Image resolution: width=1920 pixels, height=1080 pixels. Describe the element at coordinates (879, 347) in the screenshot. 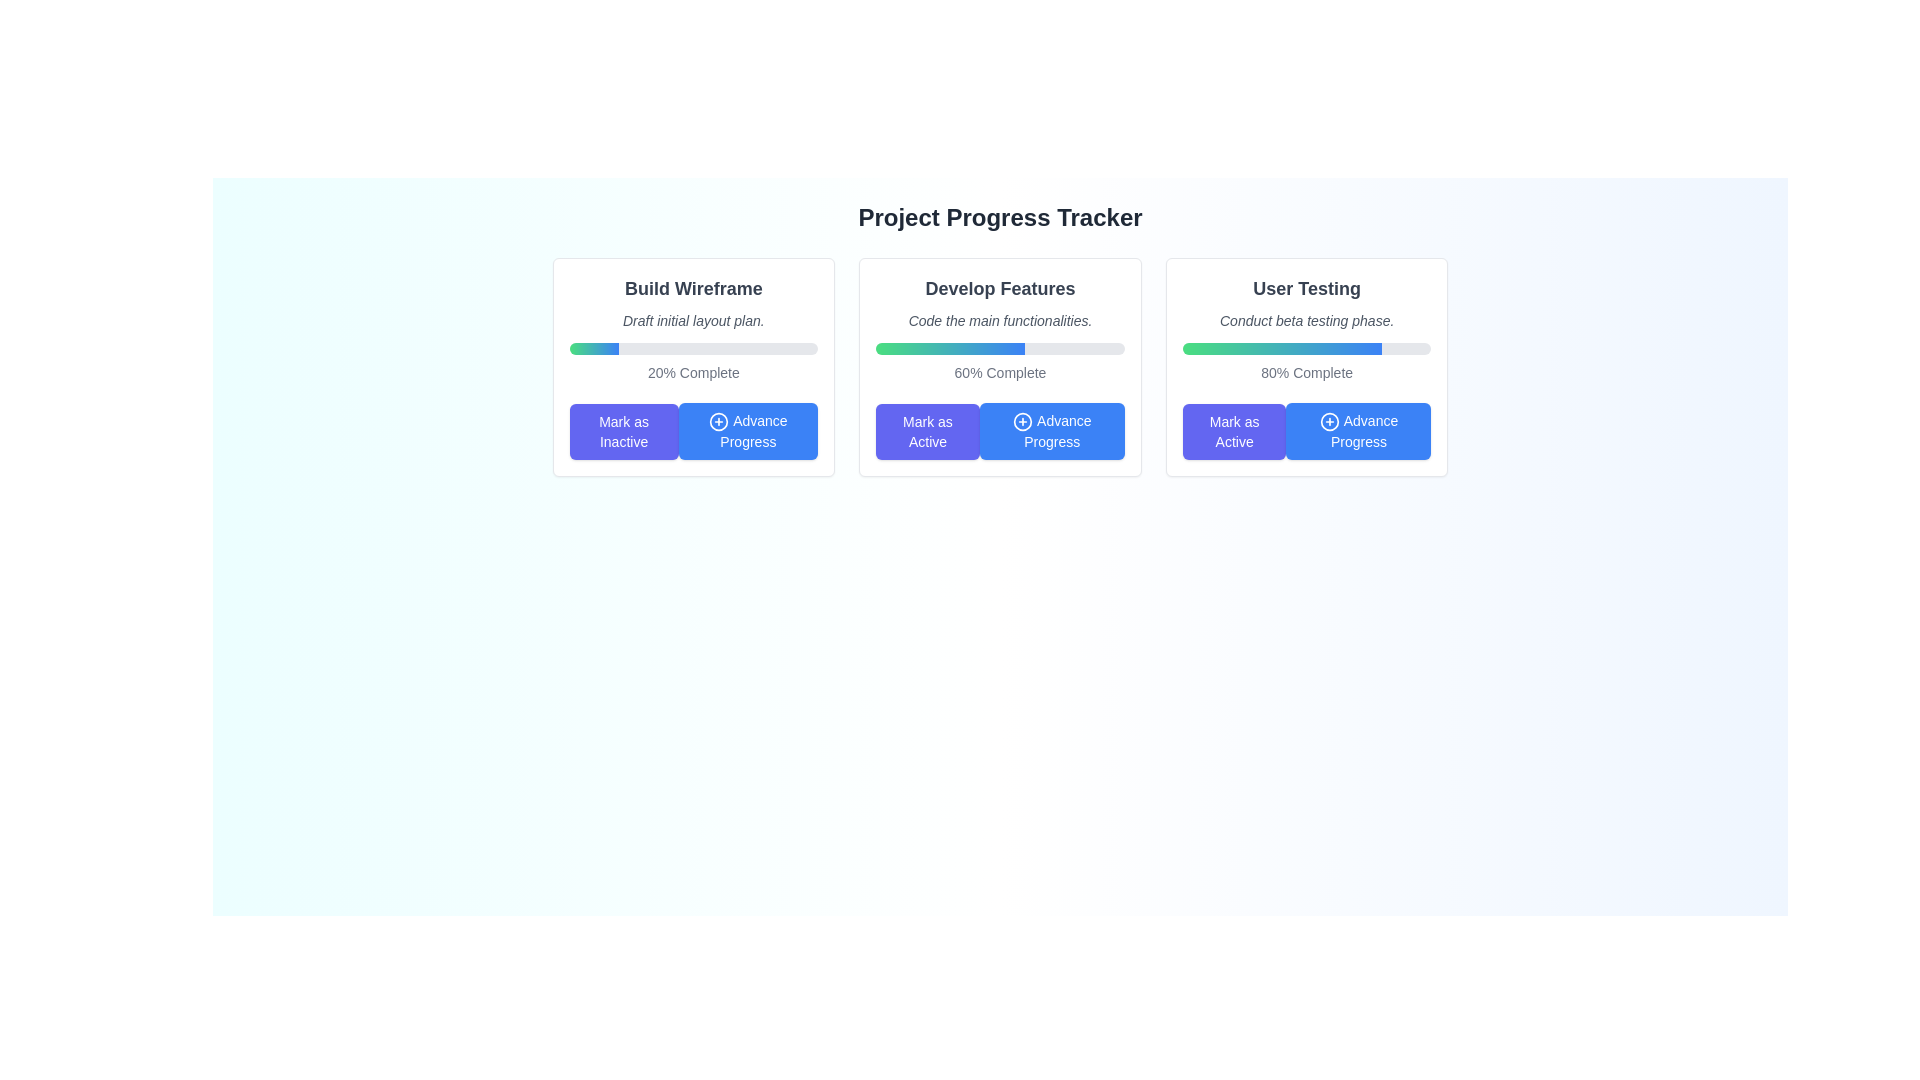

I see `the progress indicator` at that location.